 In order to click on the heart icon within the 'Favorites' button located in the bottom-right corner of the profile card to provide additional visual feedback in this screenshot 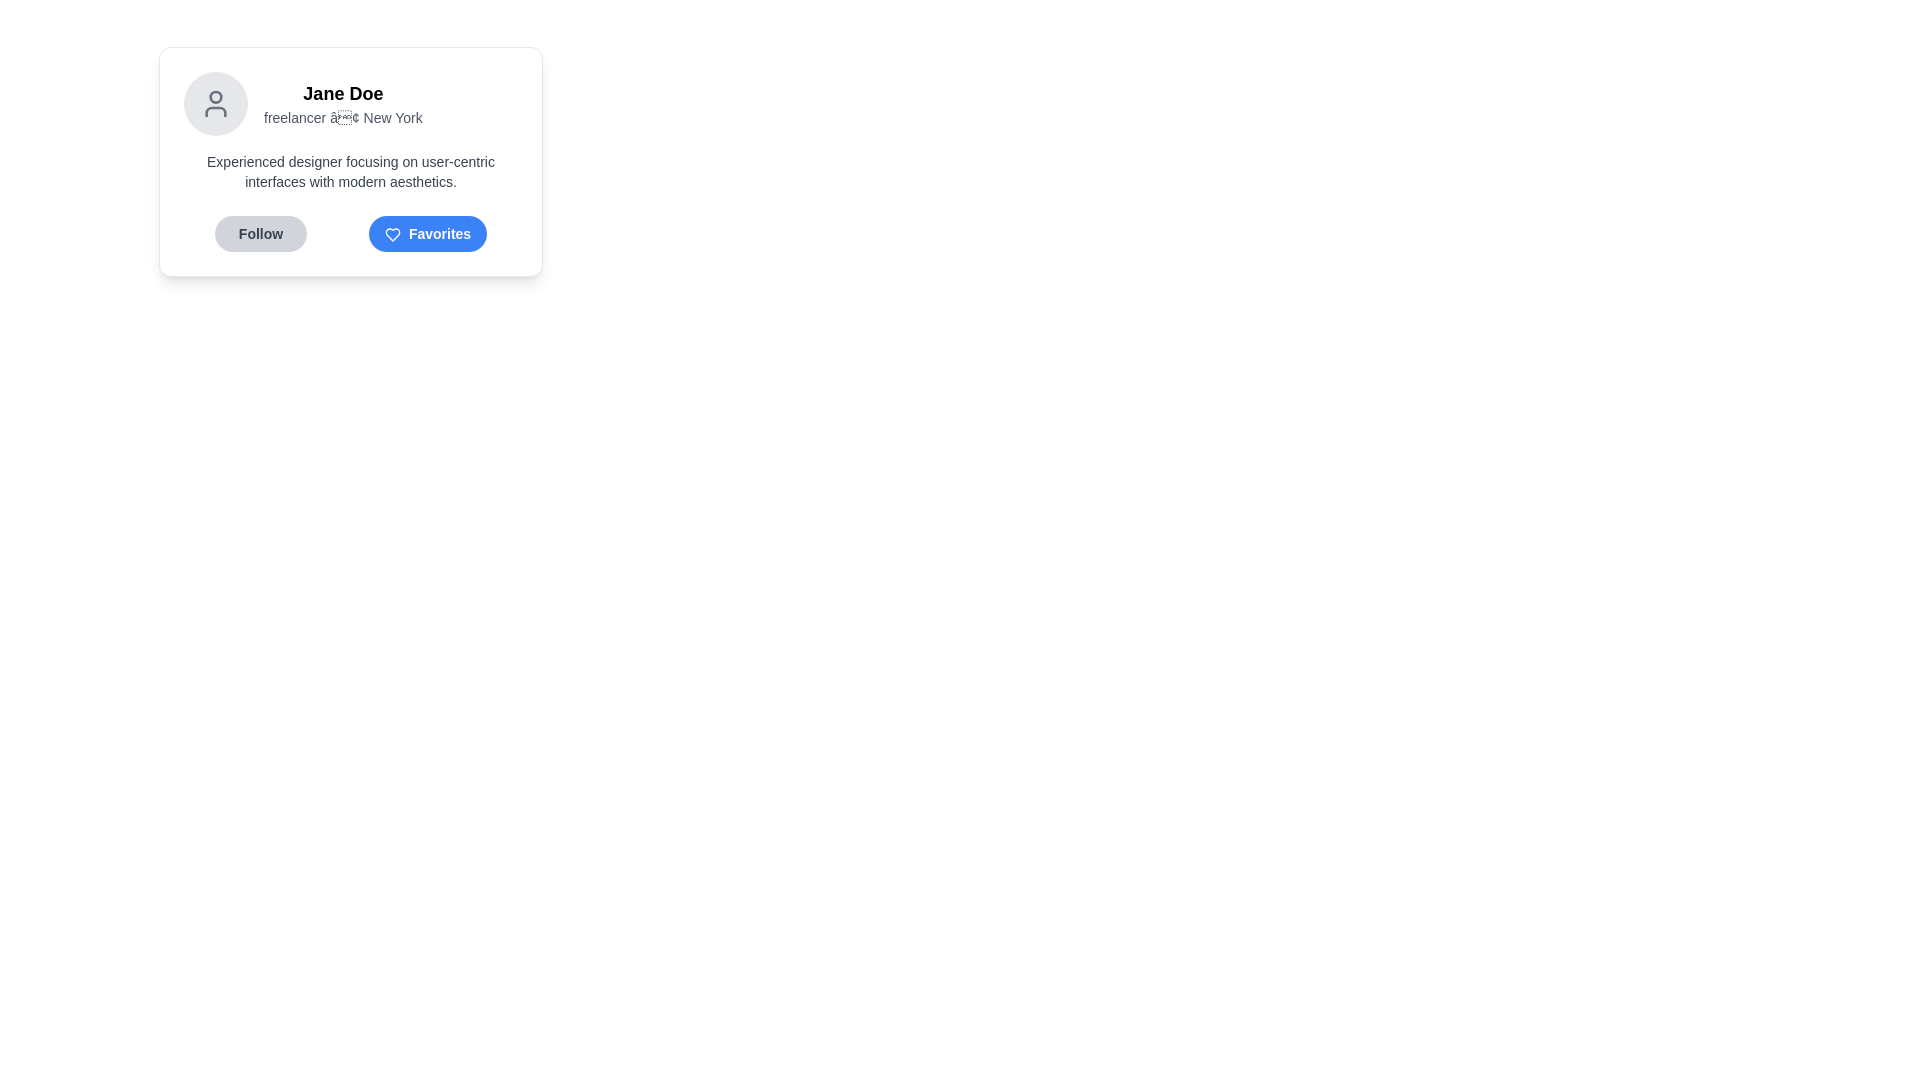, I will do `click(392, 234)`.